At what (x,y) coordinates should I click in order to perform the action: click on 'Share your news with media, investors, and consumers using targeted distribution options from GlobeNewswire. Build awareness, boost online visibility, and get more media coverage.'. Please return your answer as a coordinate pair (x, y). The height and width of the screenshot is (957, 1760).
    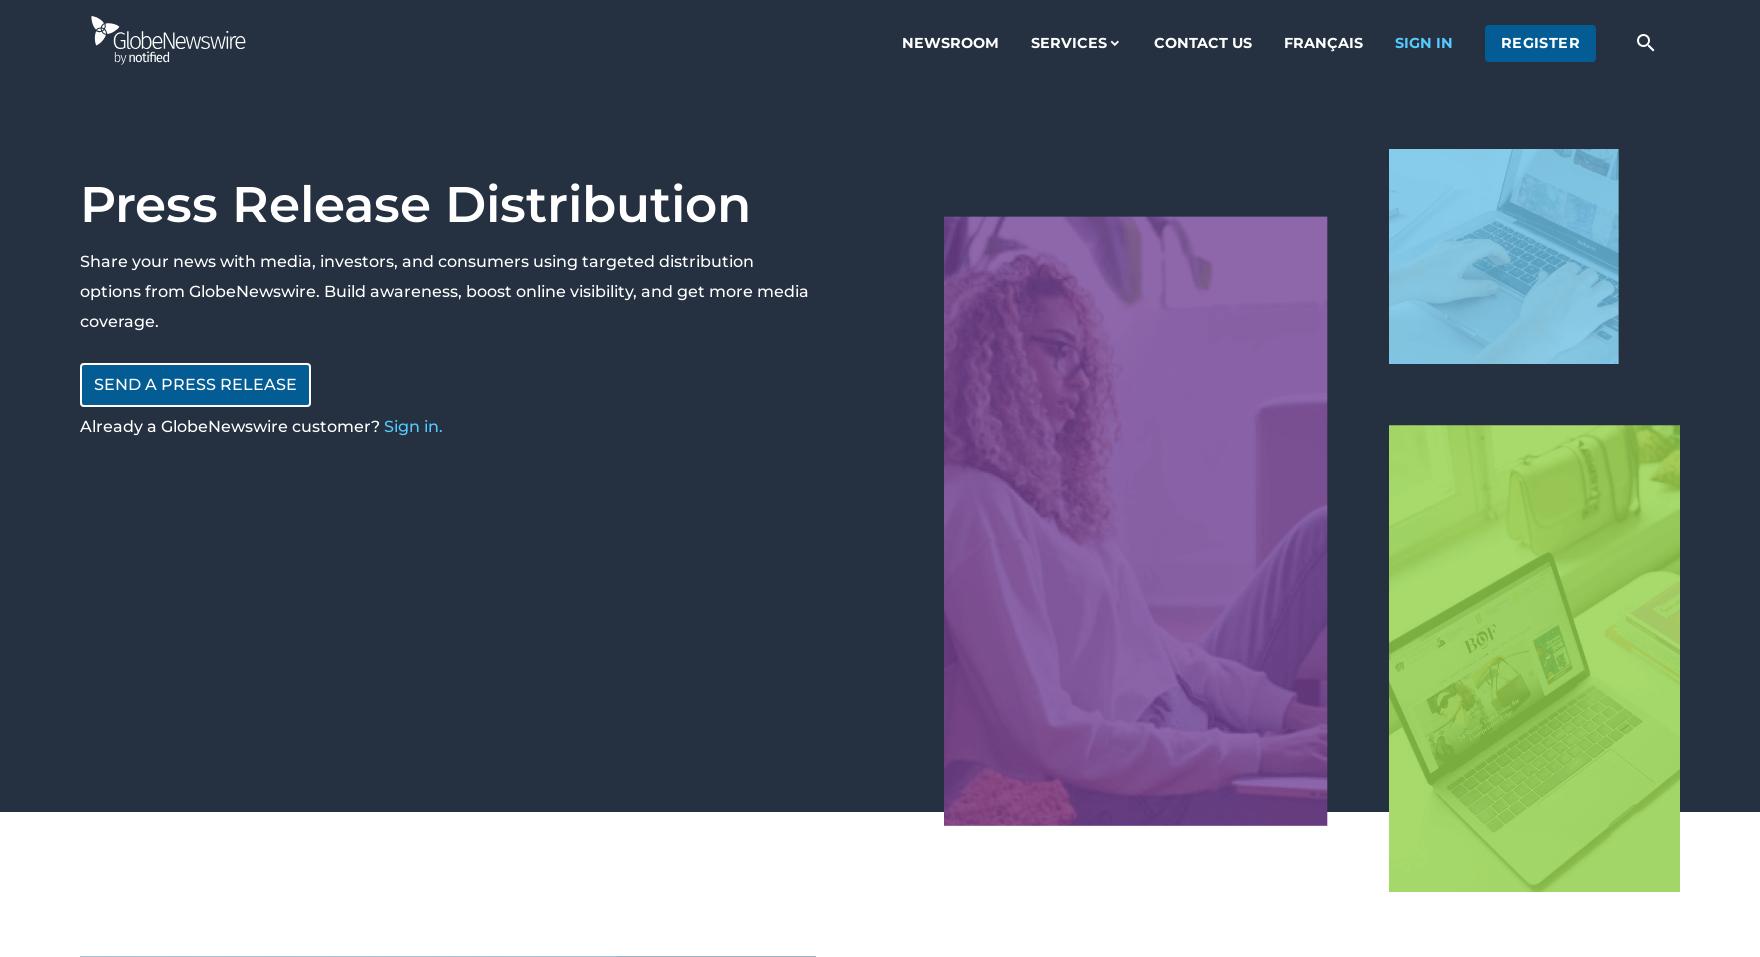
    Looking at the image, I should click on (444, 291).